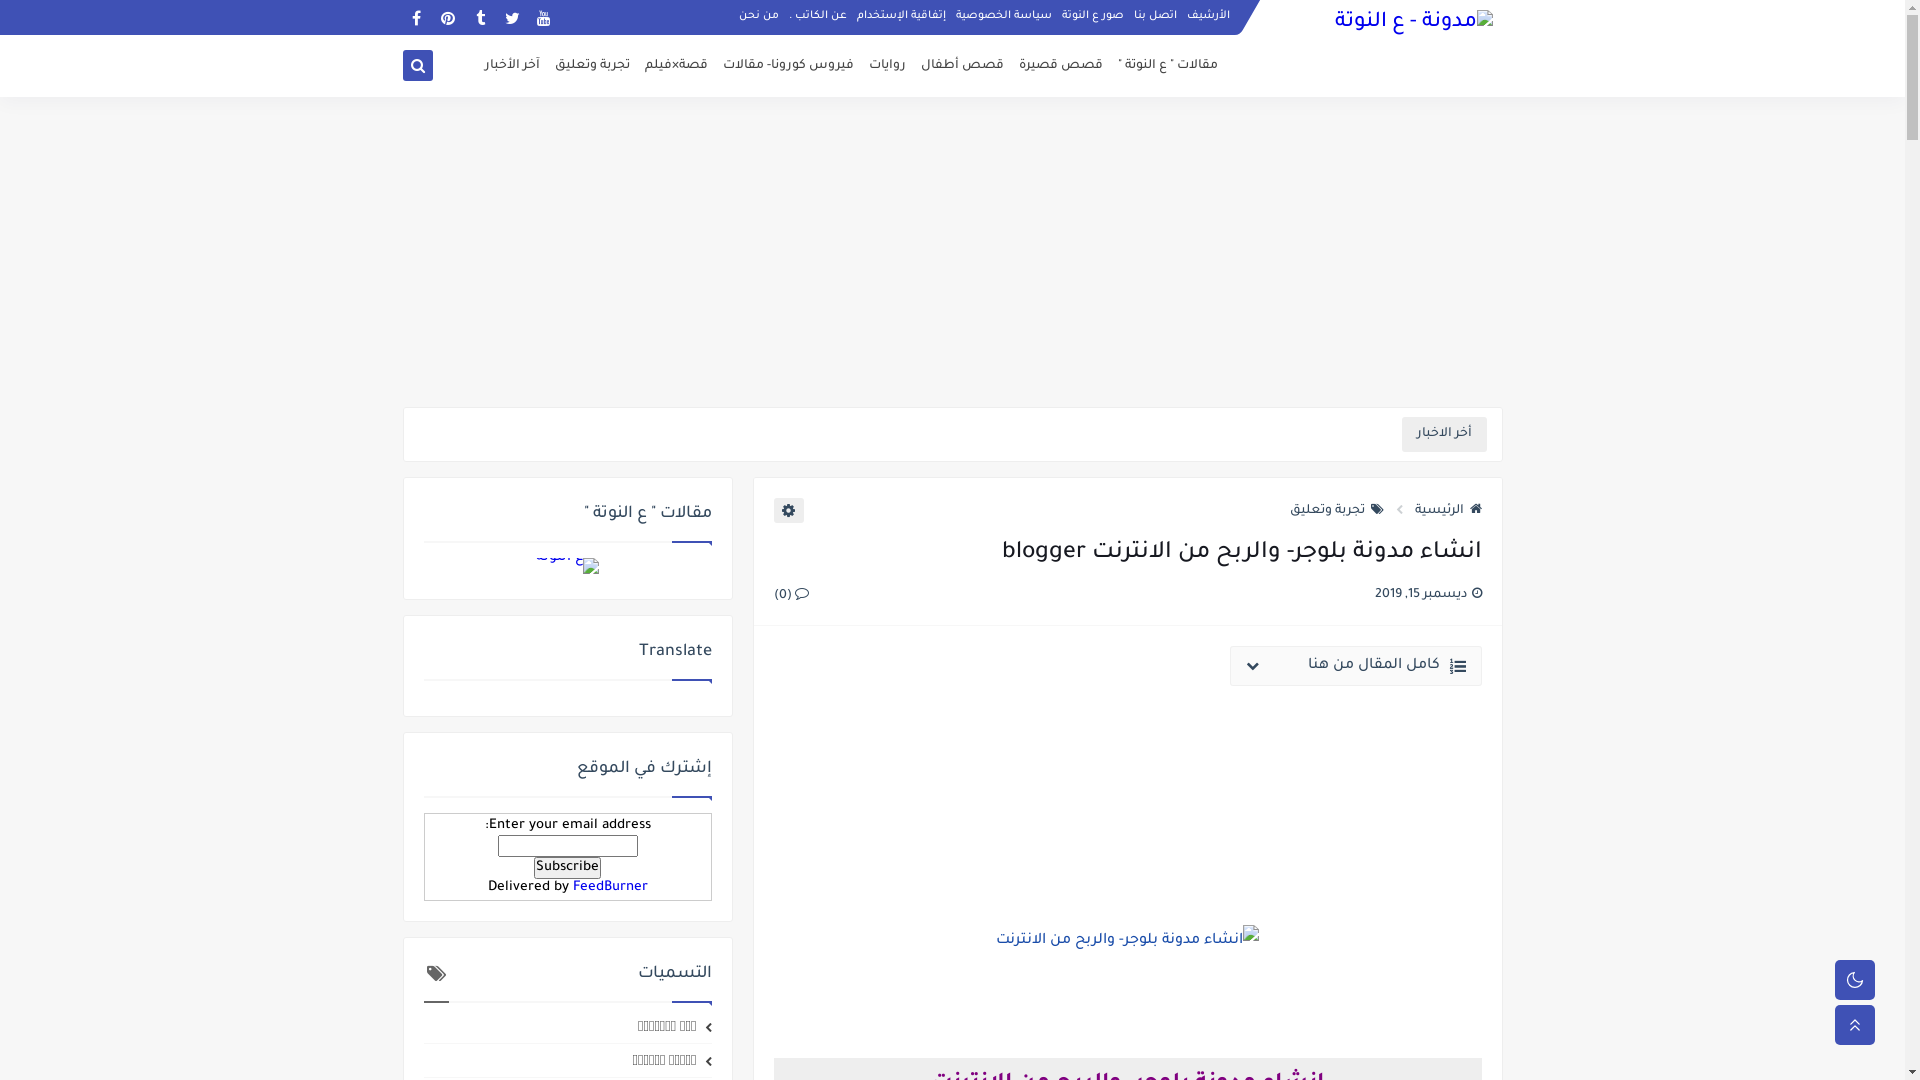 The image size is (1920, 1080). I want to click on 'Advertisement', so click(950, 250).